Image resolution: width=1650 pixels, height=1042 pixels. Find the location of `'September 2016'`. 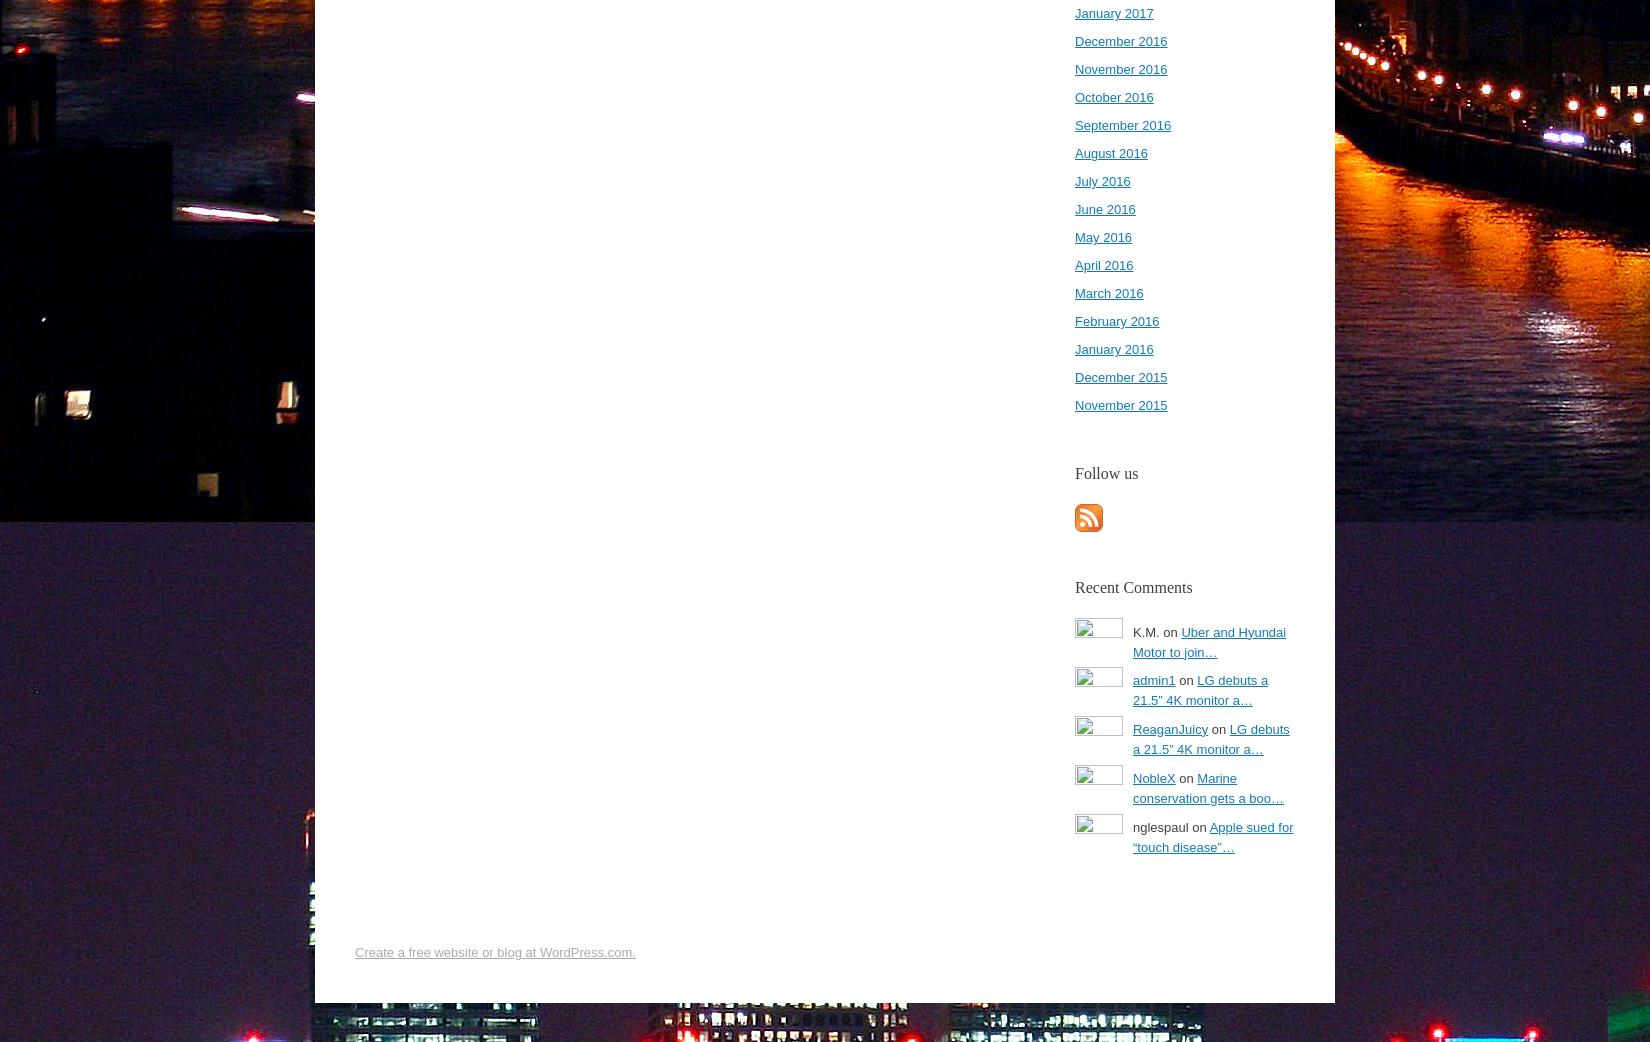

'September 2016' is located at coordinates (1122, 125).